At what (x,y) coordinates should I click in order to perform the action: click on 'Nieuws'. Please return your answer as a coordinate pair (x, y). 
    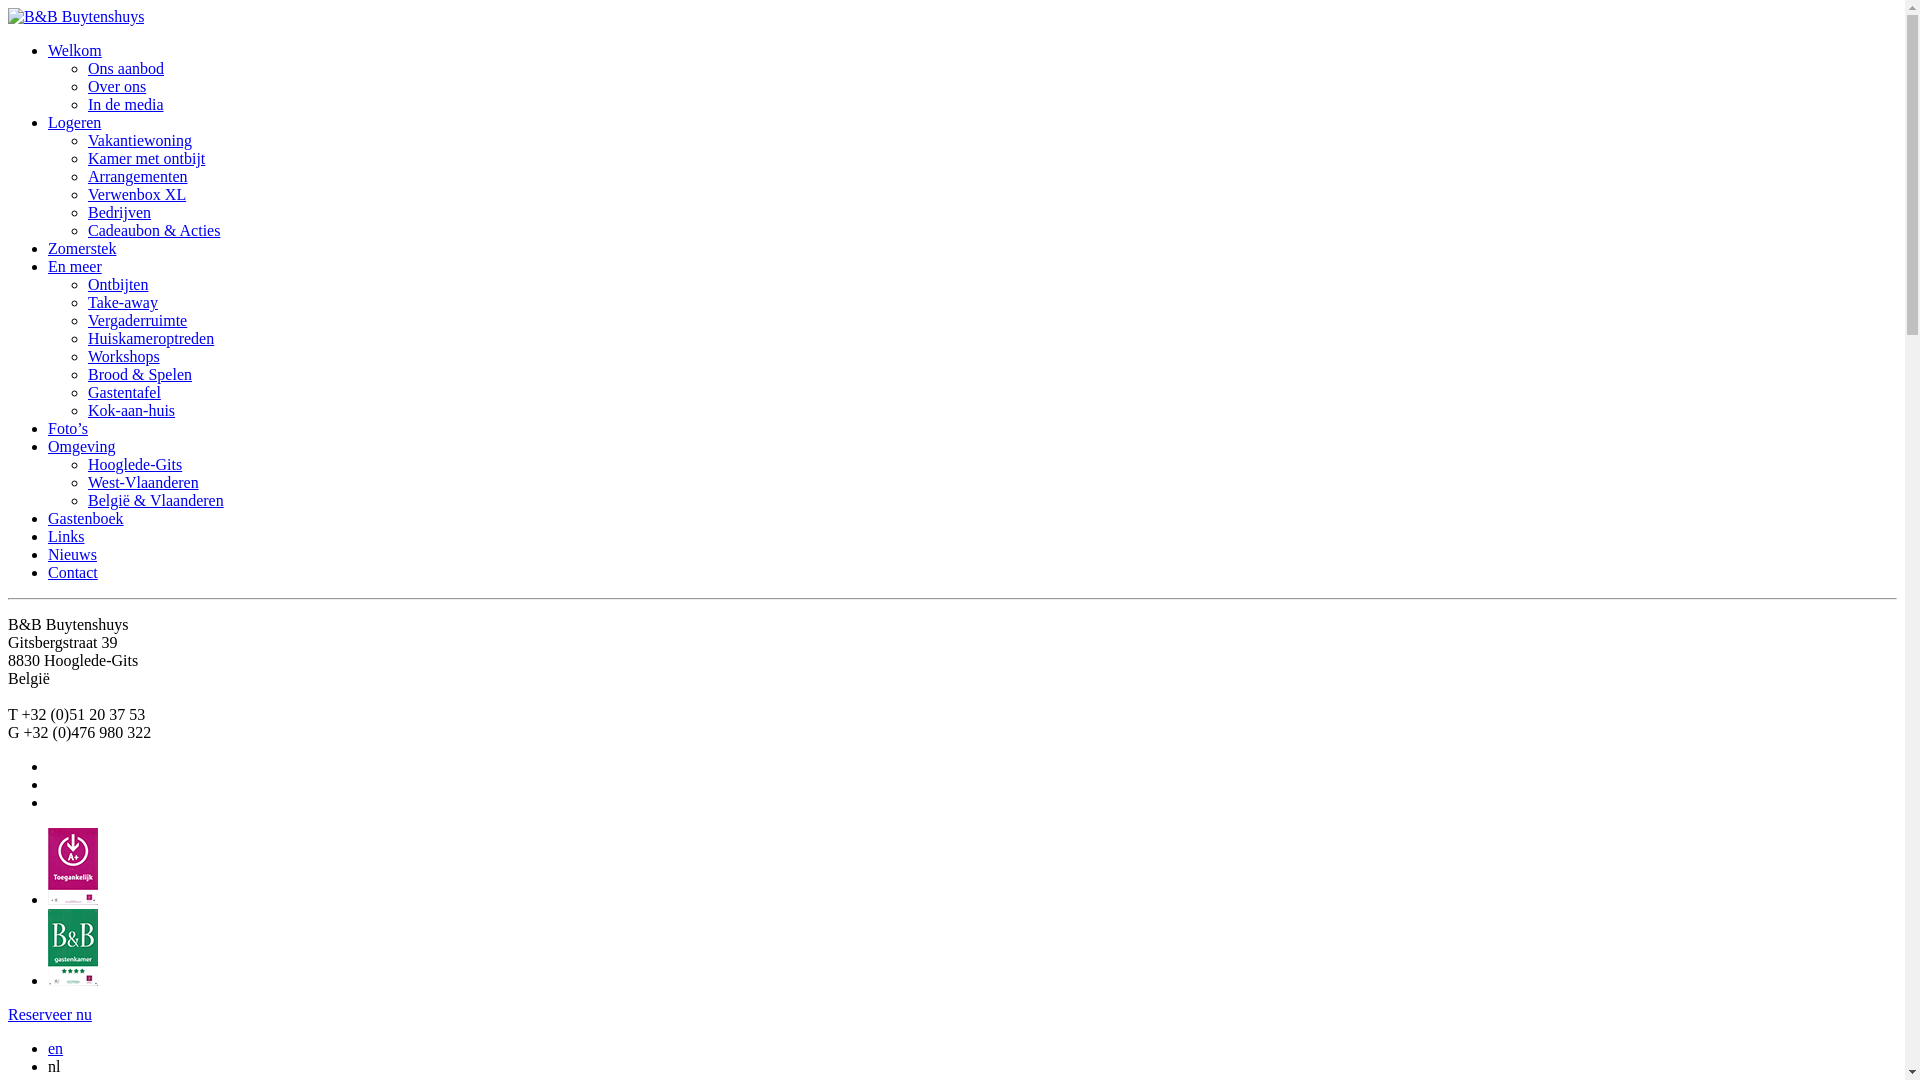
    Looking at the image, I should click on (72, 554).